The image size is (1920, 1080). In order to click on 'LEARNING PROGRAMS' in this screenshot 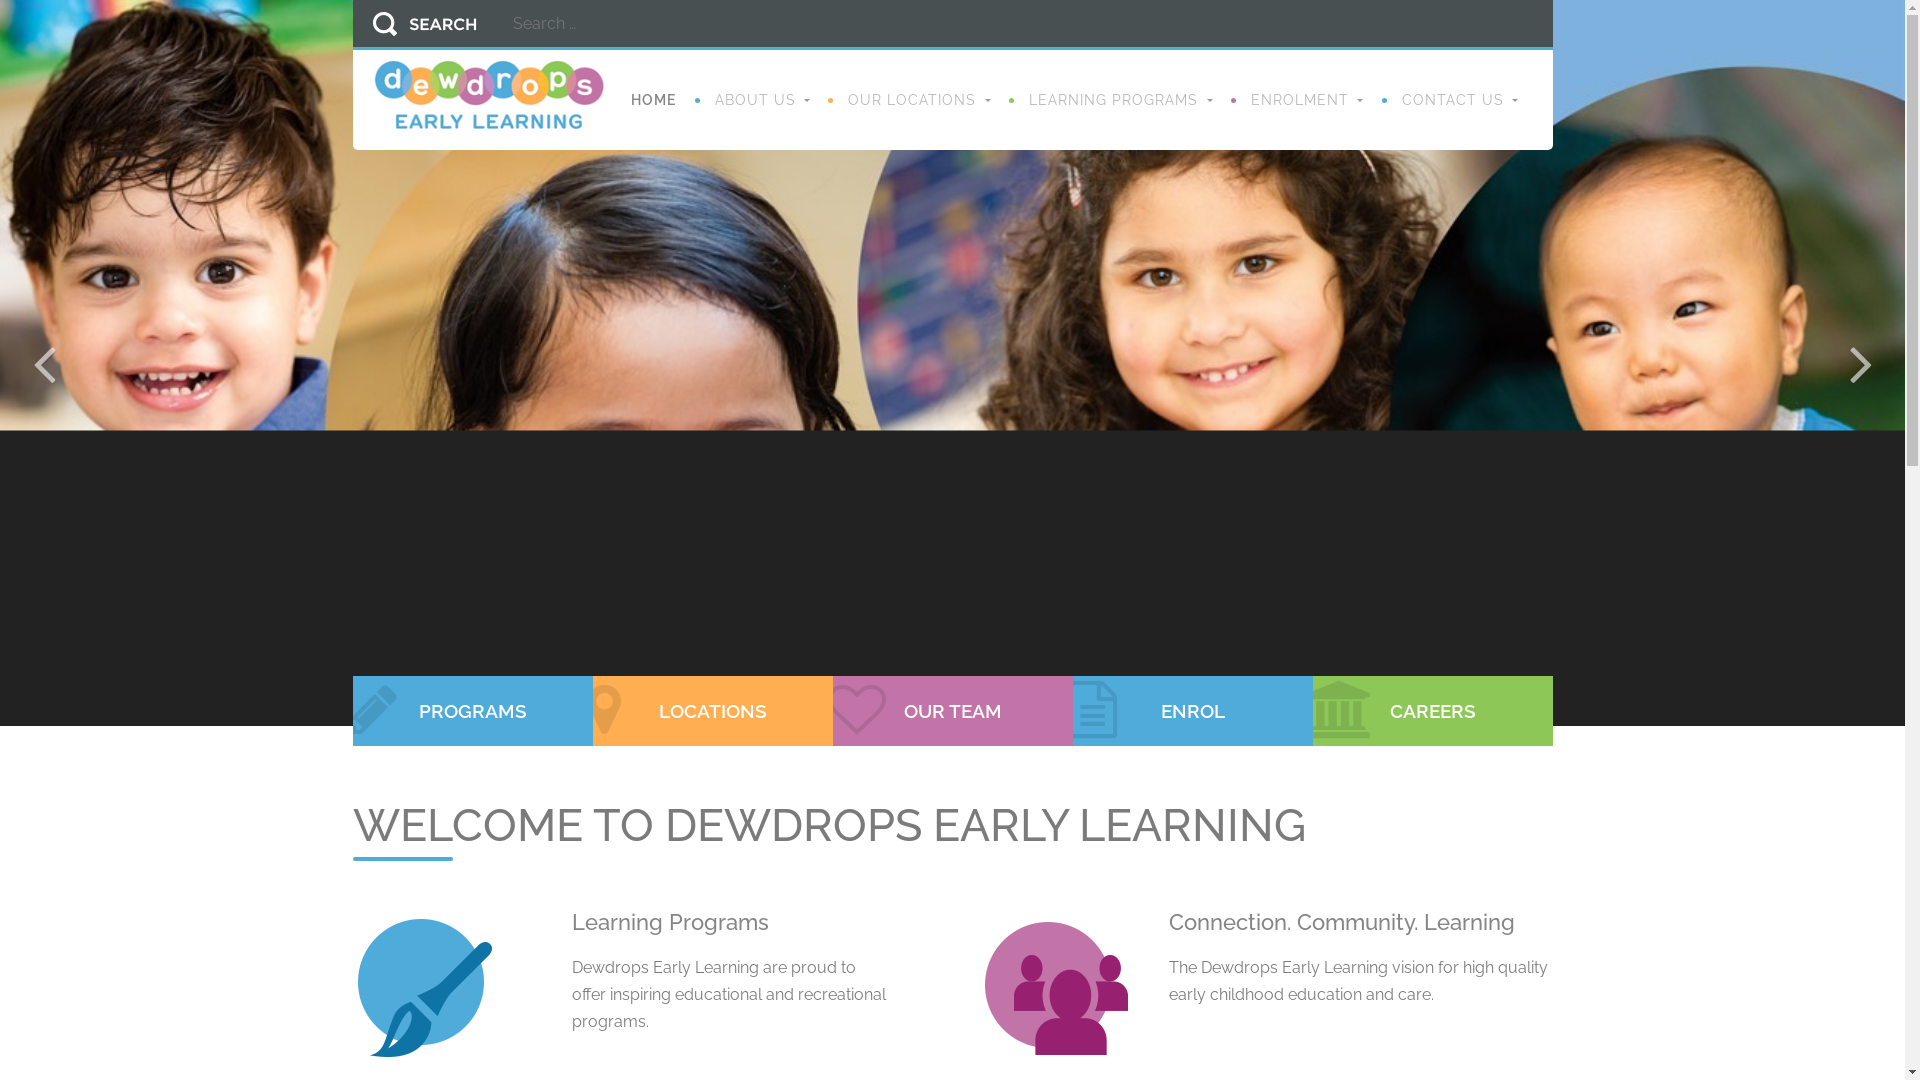, I will do `click(1120, 100)`.